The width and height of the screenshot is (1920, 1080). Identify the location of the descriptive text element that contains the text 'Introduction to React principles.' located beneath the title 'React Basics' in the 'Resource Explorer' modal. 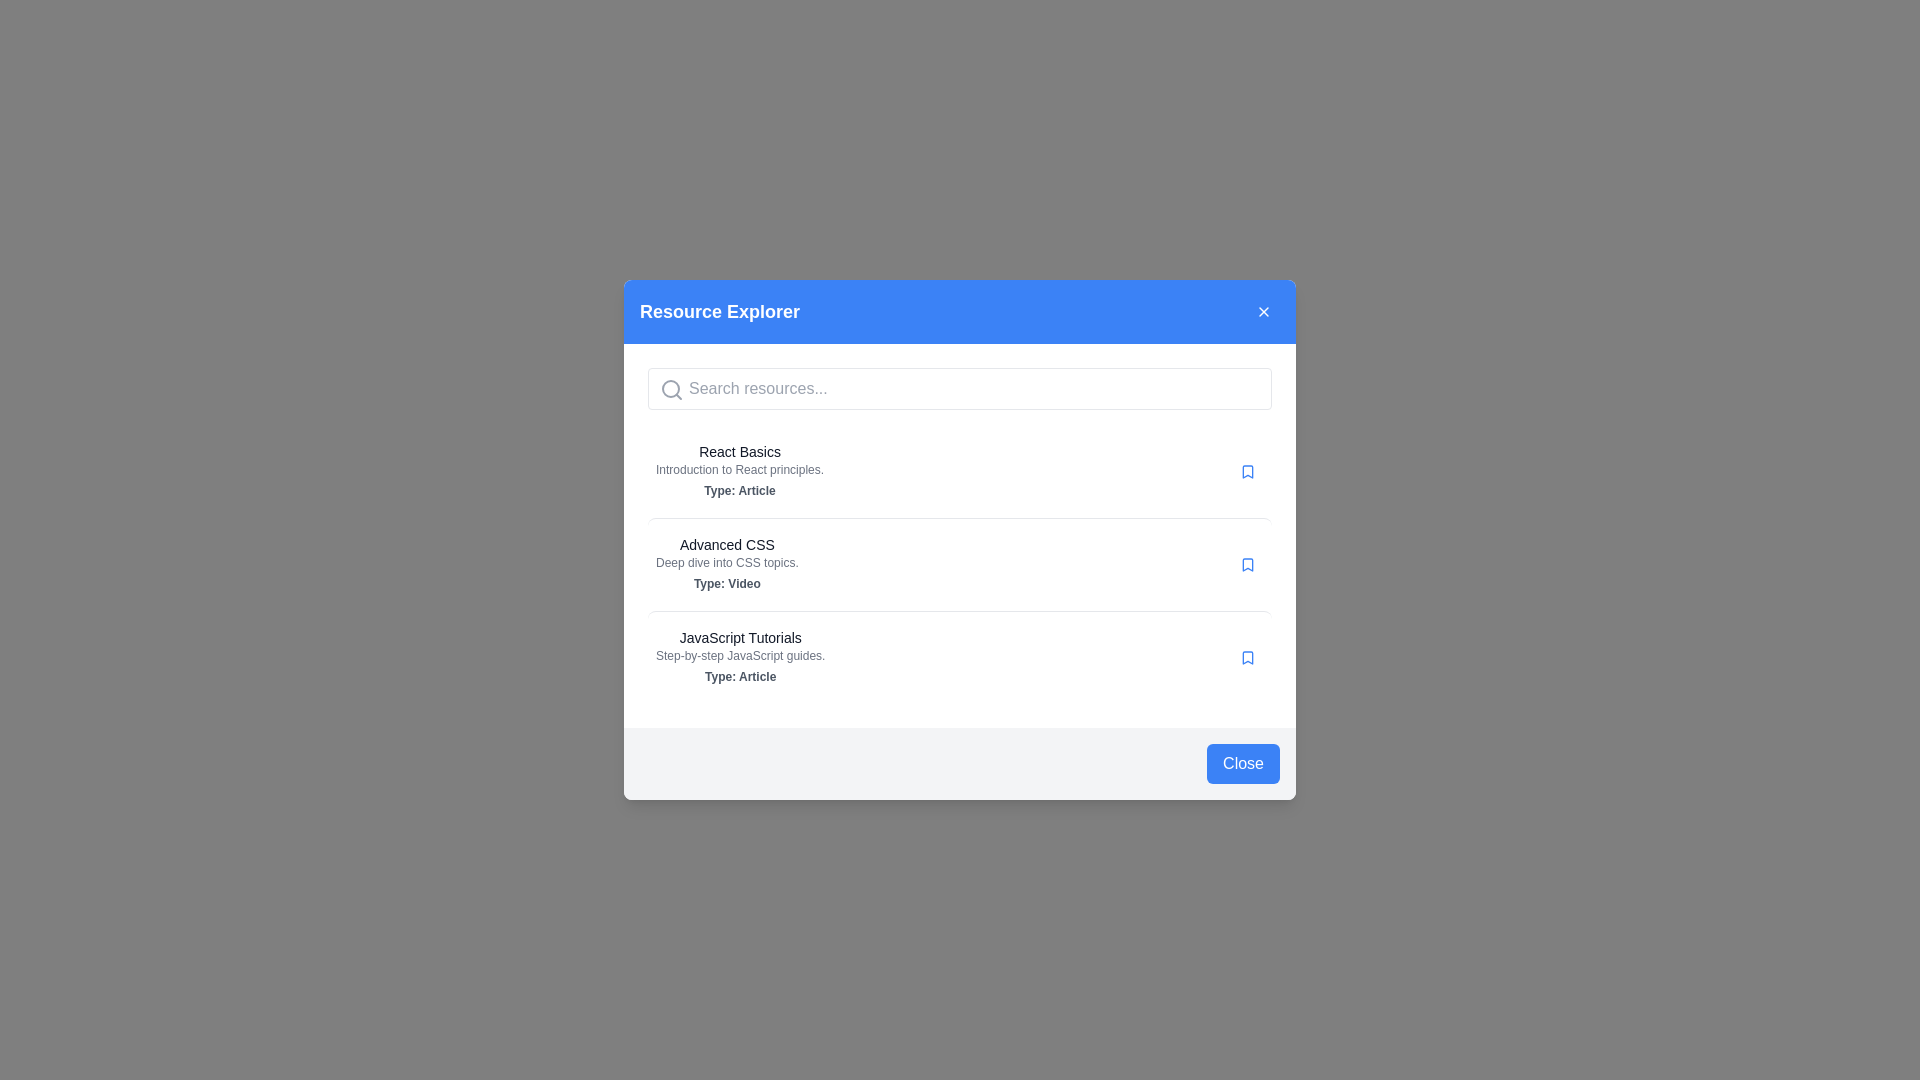
(738, 470).